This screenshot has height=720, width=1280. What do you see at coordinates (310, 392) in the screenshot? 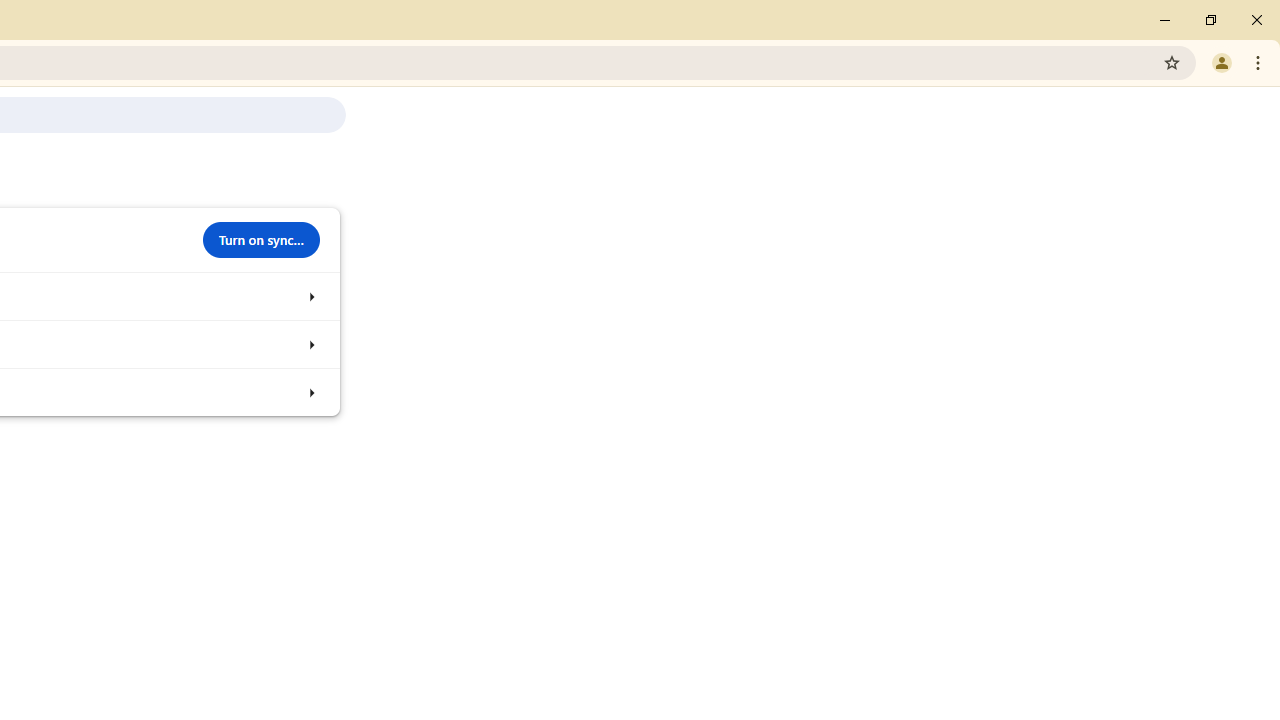
I see `'Import bookmarks and settings'` at bounding box center [310, 392].